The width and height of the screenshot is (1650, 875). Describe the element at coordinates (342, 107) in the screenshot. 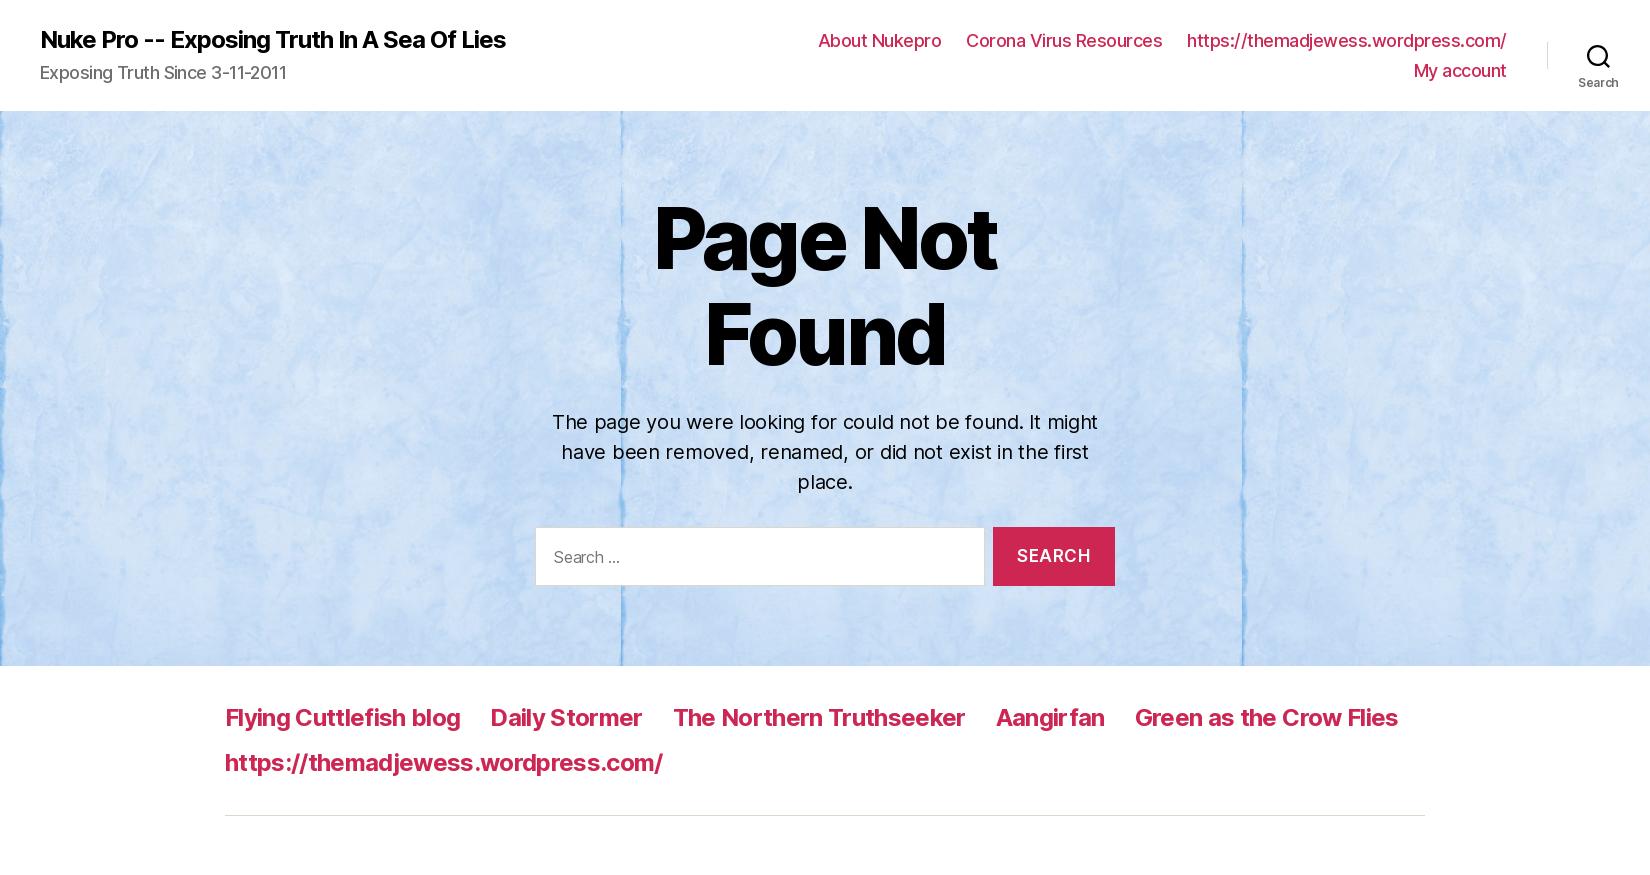

I see `'Flying Cuttlefish blog'` at that location.